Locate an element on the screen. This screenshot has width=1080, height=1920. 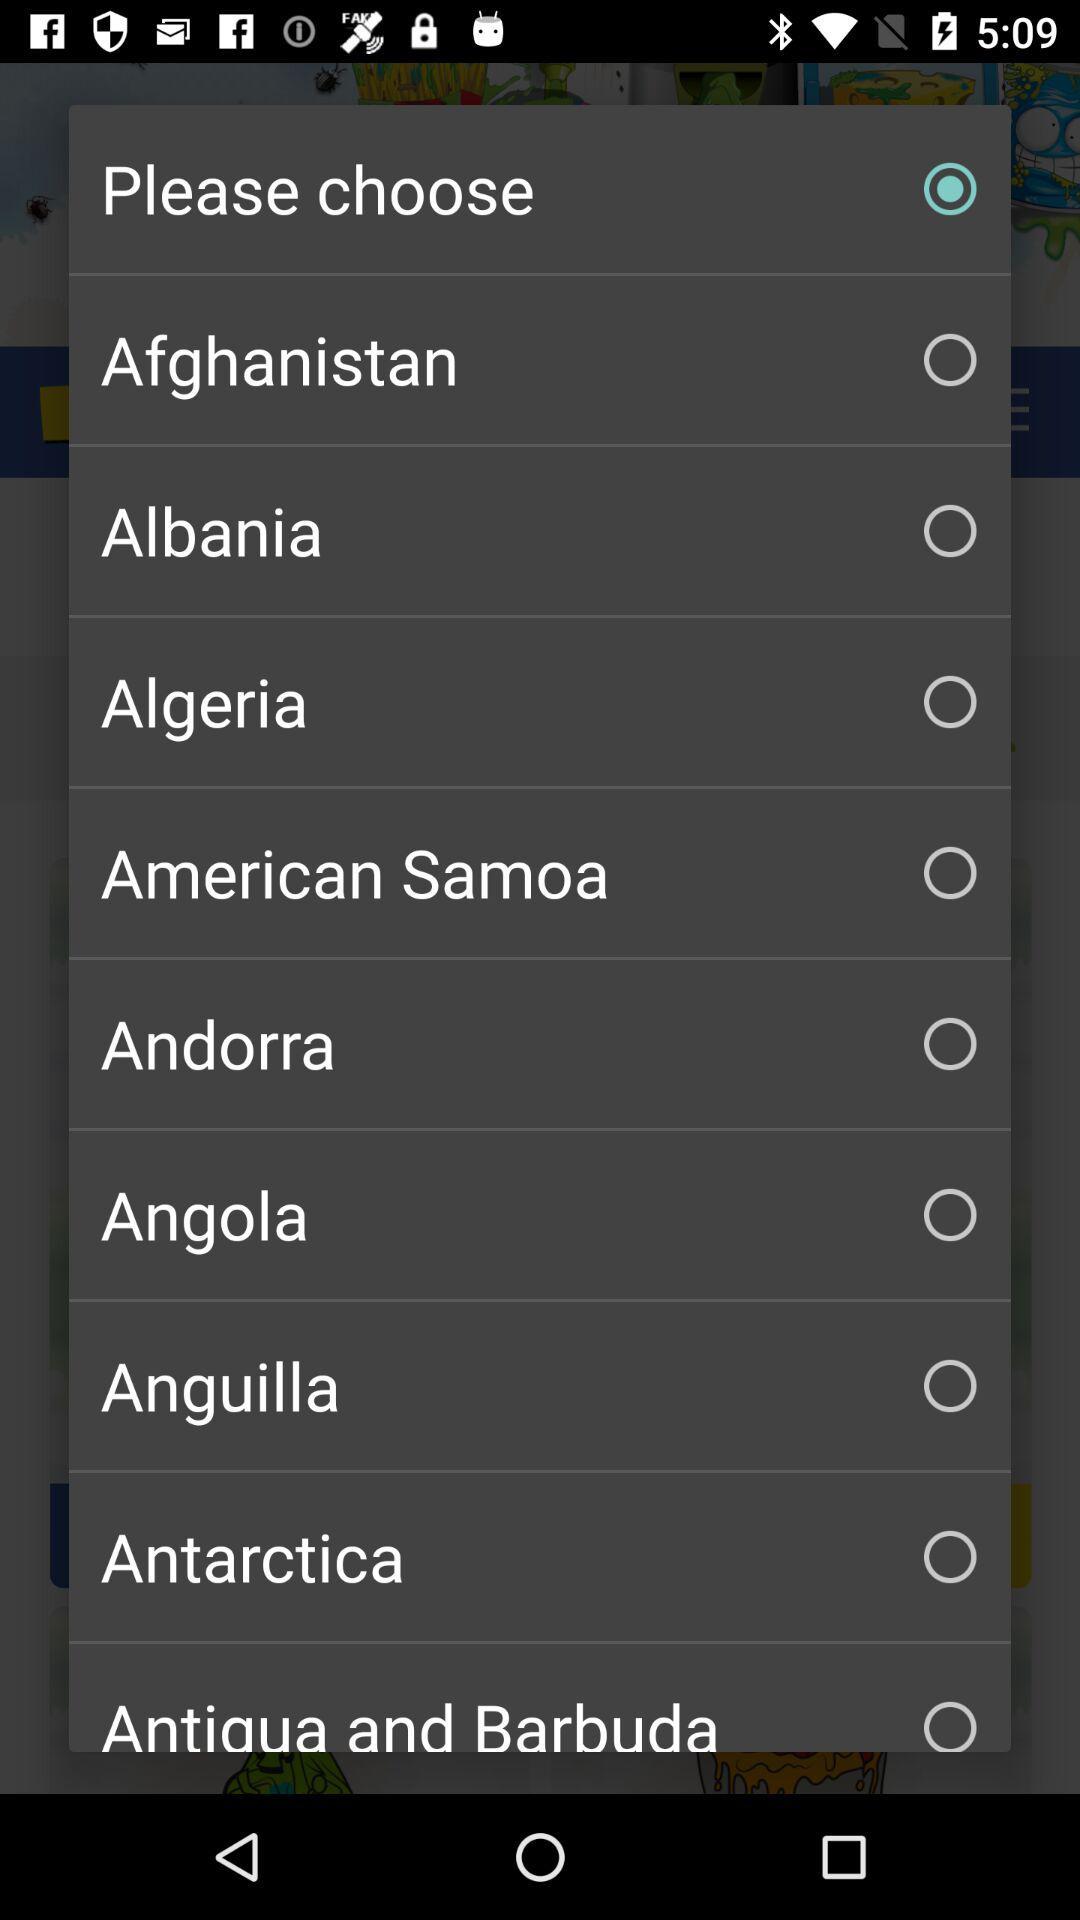
andorra checkbox is located at coordinates (540, 1042).